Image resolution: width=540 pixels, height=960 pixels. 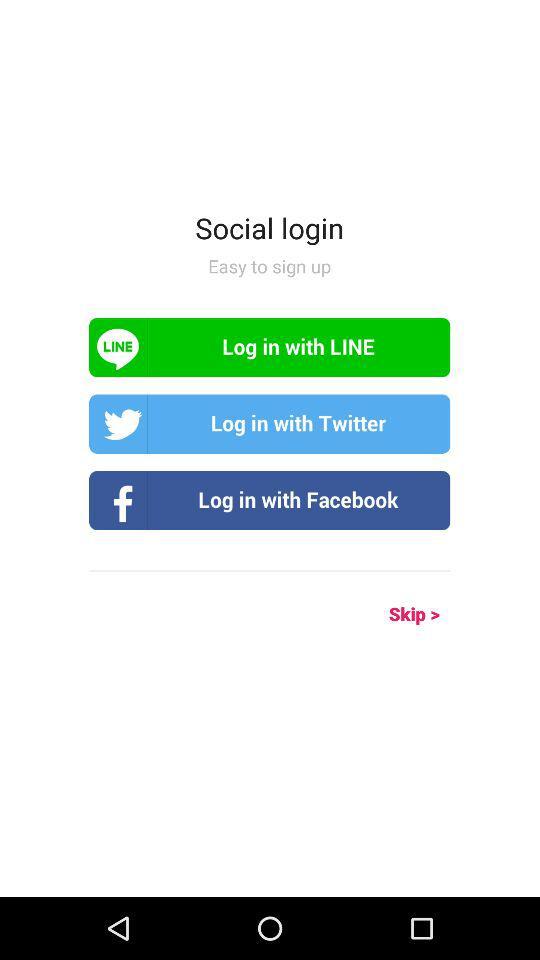 What do you see at coordinates (269, 347) in the screenshot?
I see `log in with line` at bounding box center [269, 347].